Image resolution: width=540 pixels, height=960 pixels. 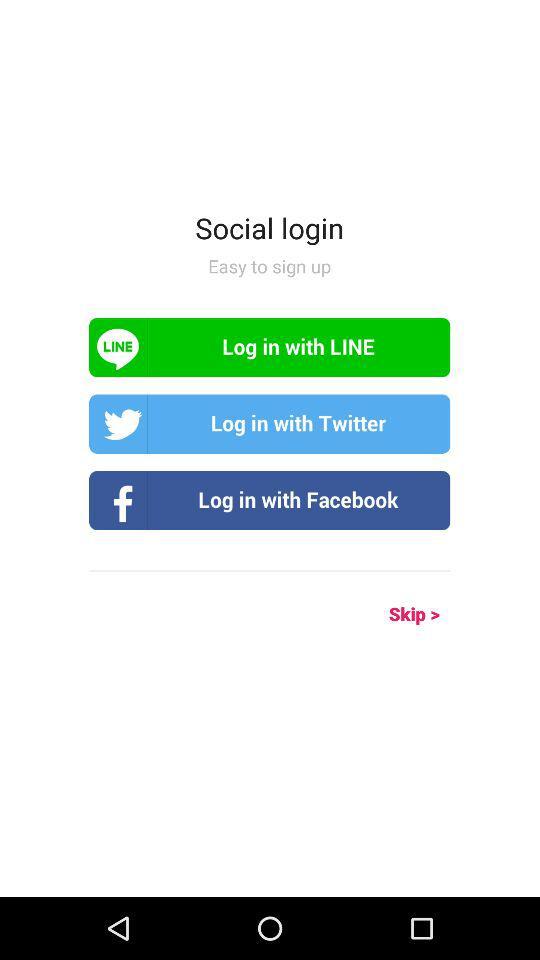 What do you see at coordinates (269, 347) in the screenshot?
I see `log in with line` at bounding box center [269, 347].